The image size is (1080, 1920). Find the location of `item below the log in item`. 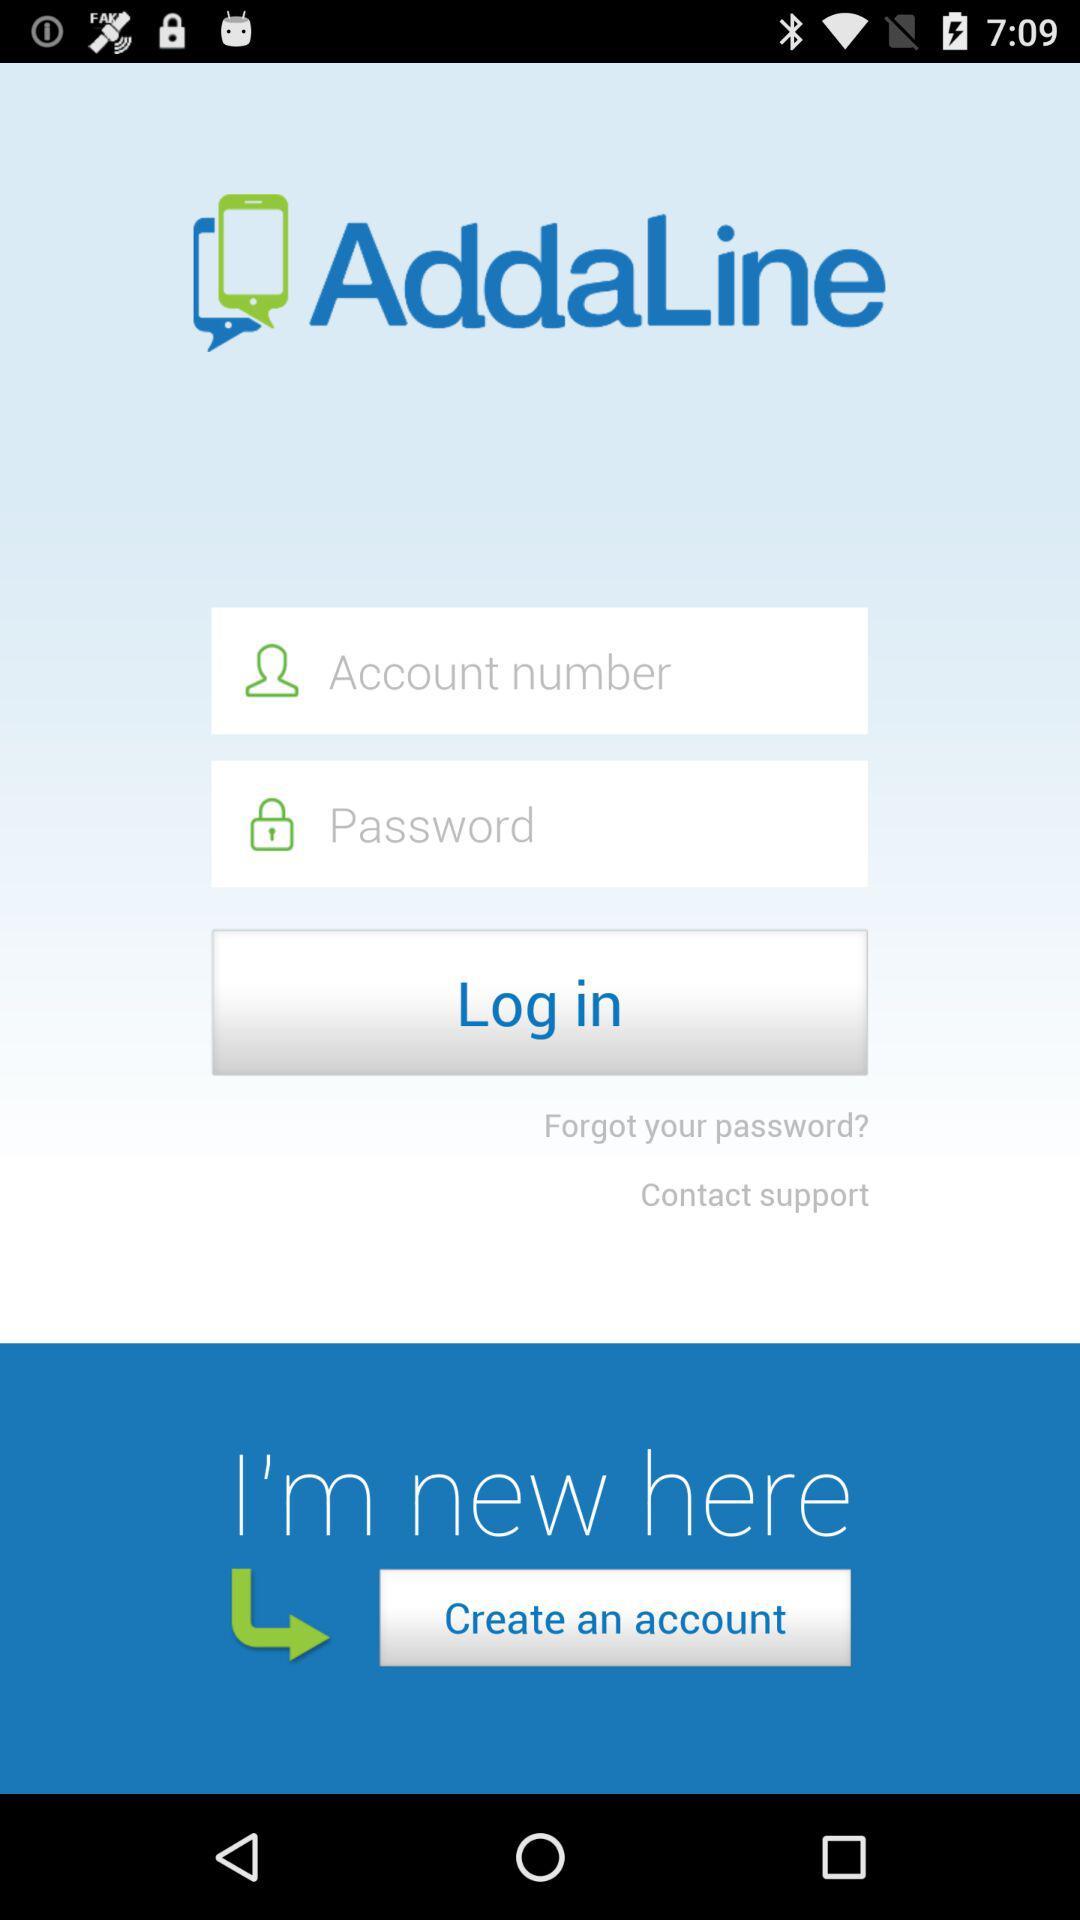

item below the log in item is located at coordinates (705, 1124).